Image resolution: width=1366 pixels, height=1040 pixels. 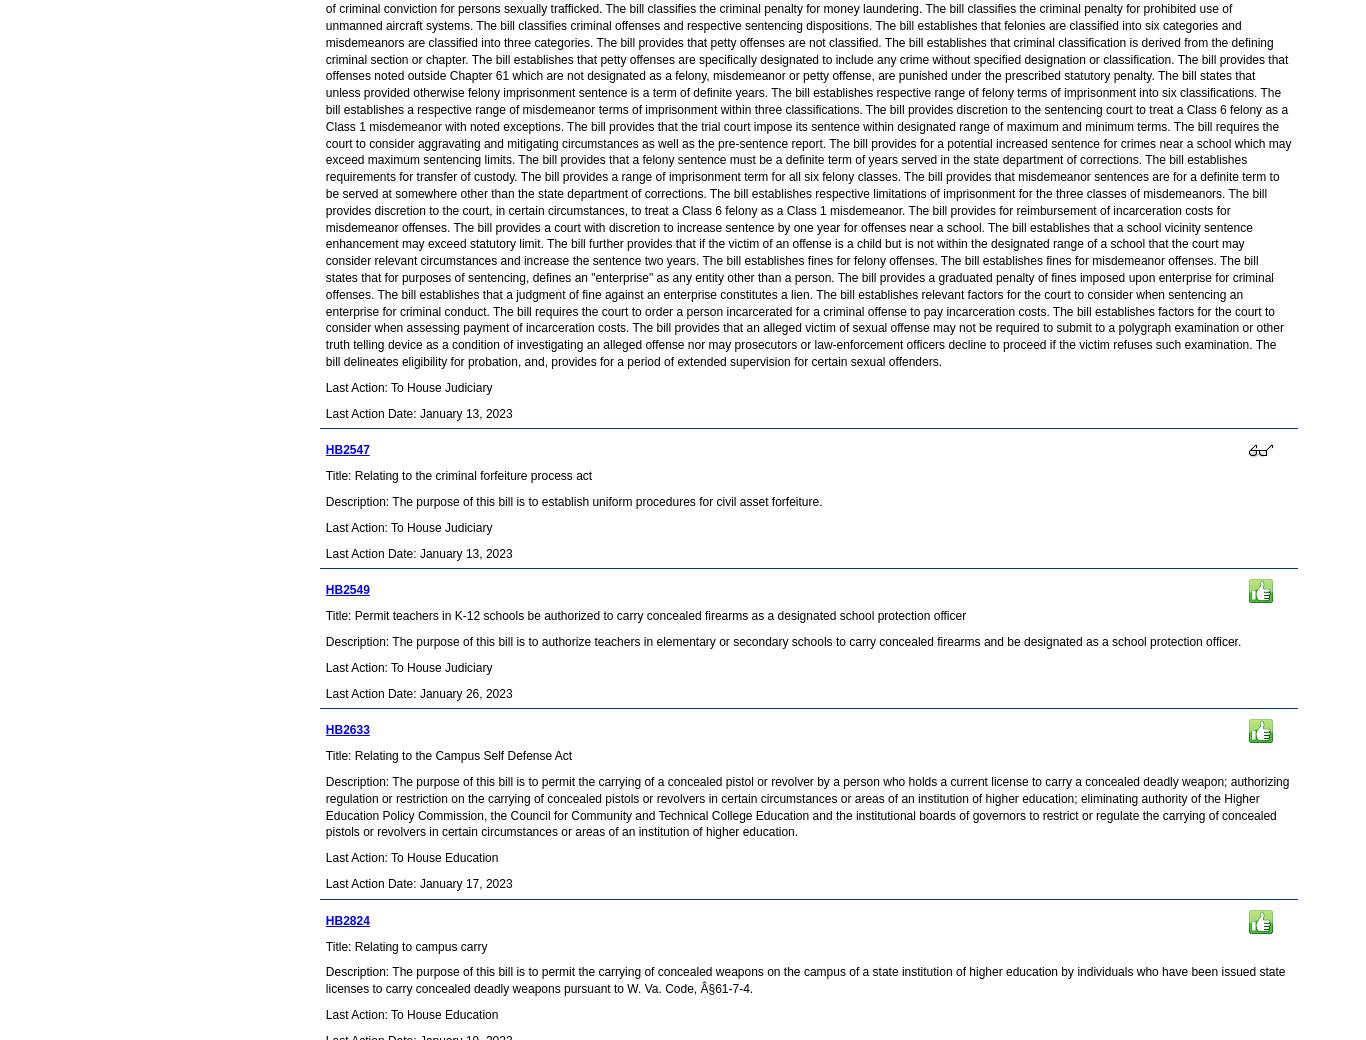 What do you see at coordinates (324, 881) in the screenshot?
I see `'Last Action Date: January 17, 2023'` at bounding box center [324, 881].